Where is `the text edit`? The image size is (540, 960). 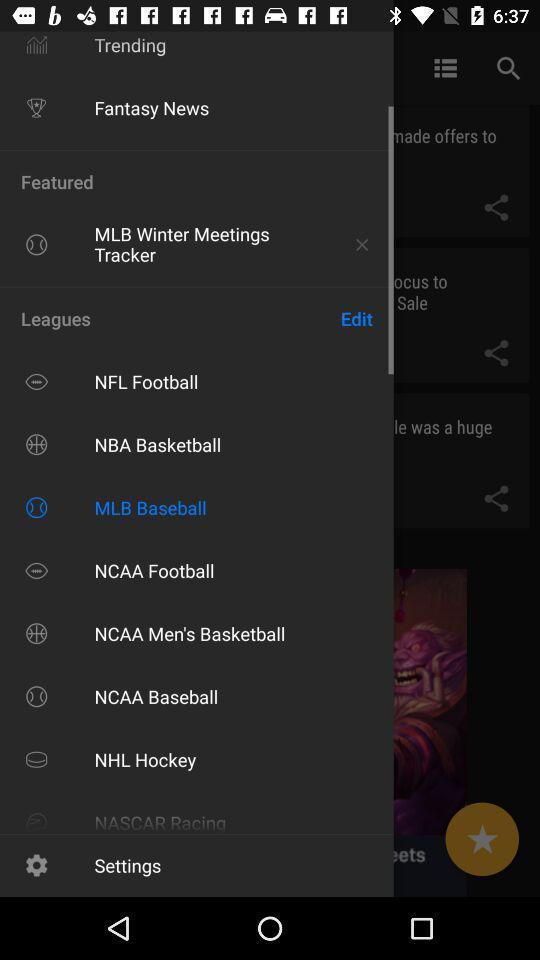 the text edit is located at coordinates (355, 318).